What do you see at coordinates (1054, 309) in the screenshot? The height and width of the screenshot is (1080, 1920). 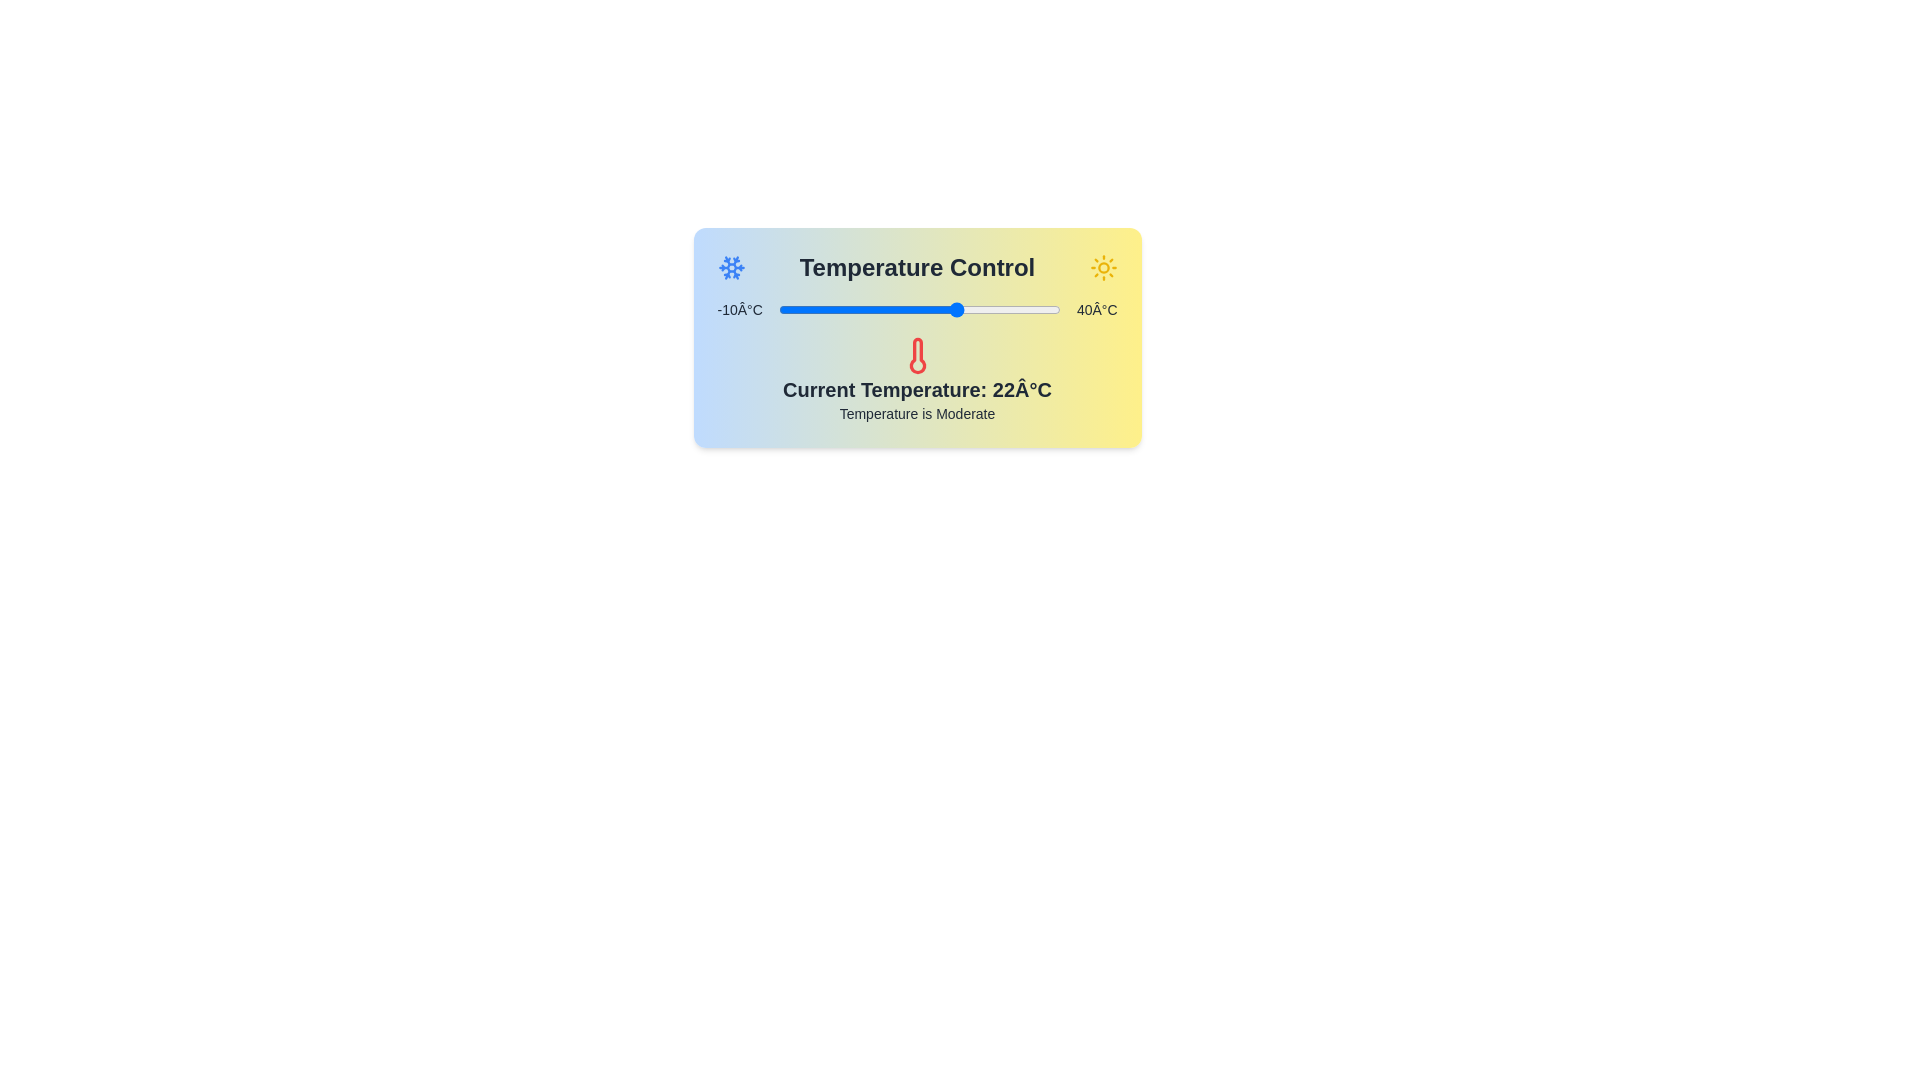 I see `the slider to set the temperature to 39°C` at bounding box center [1054, 309].